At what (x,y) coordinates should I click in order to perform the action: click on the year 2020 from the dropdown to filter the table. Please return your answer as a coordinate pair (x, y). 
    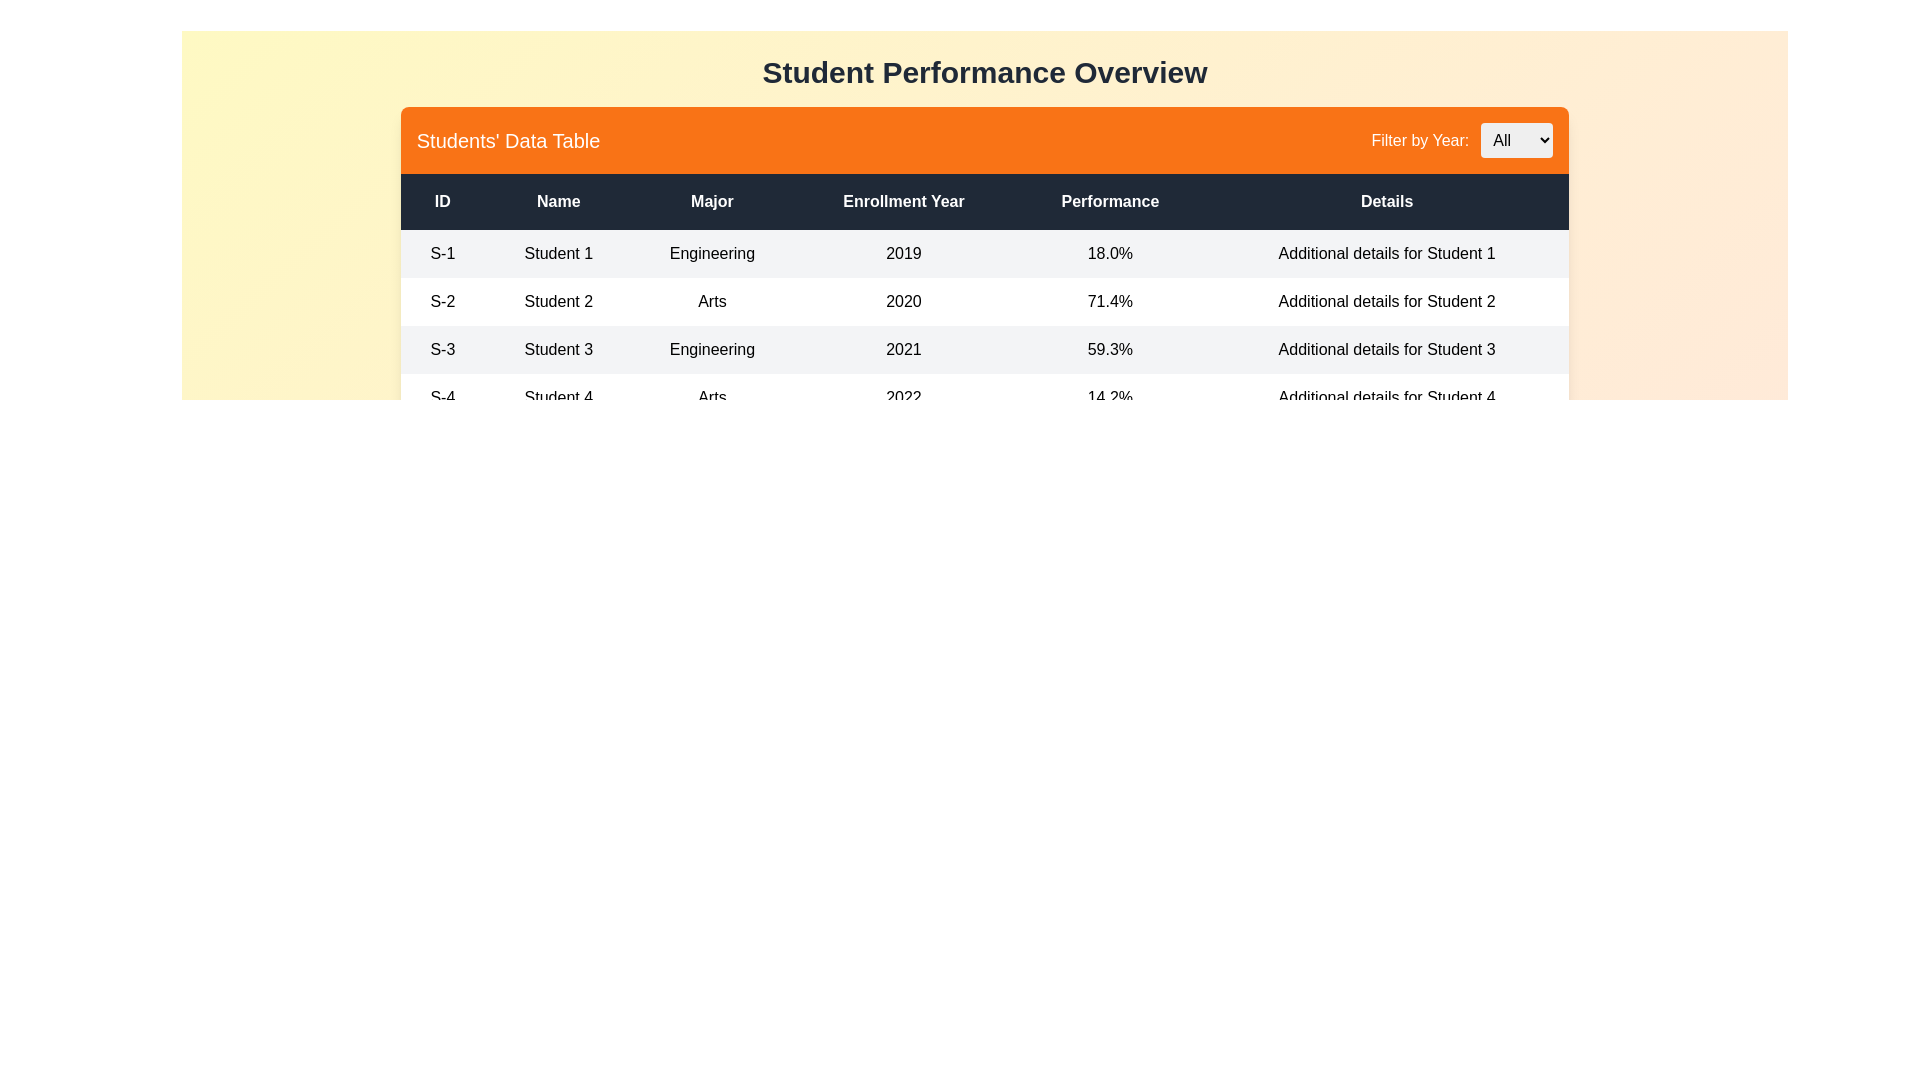
    Looking at the image, I should click on (1517, 139).